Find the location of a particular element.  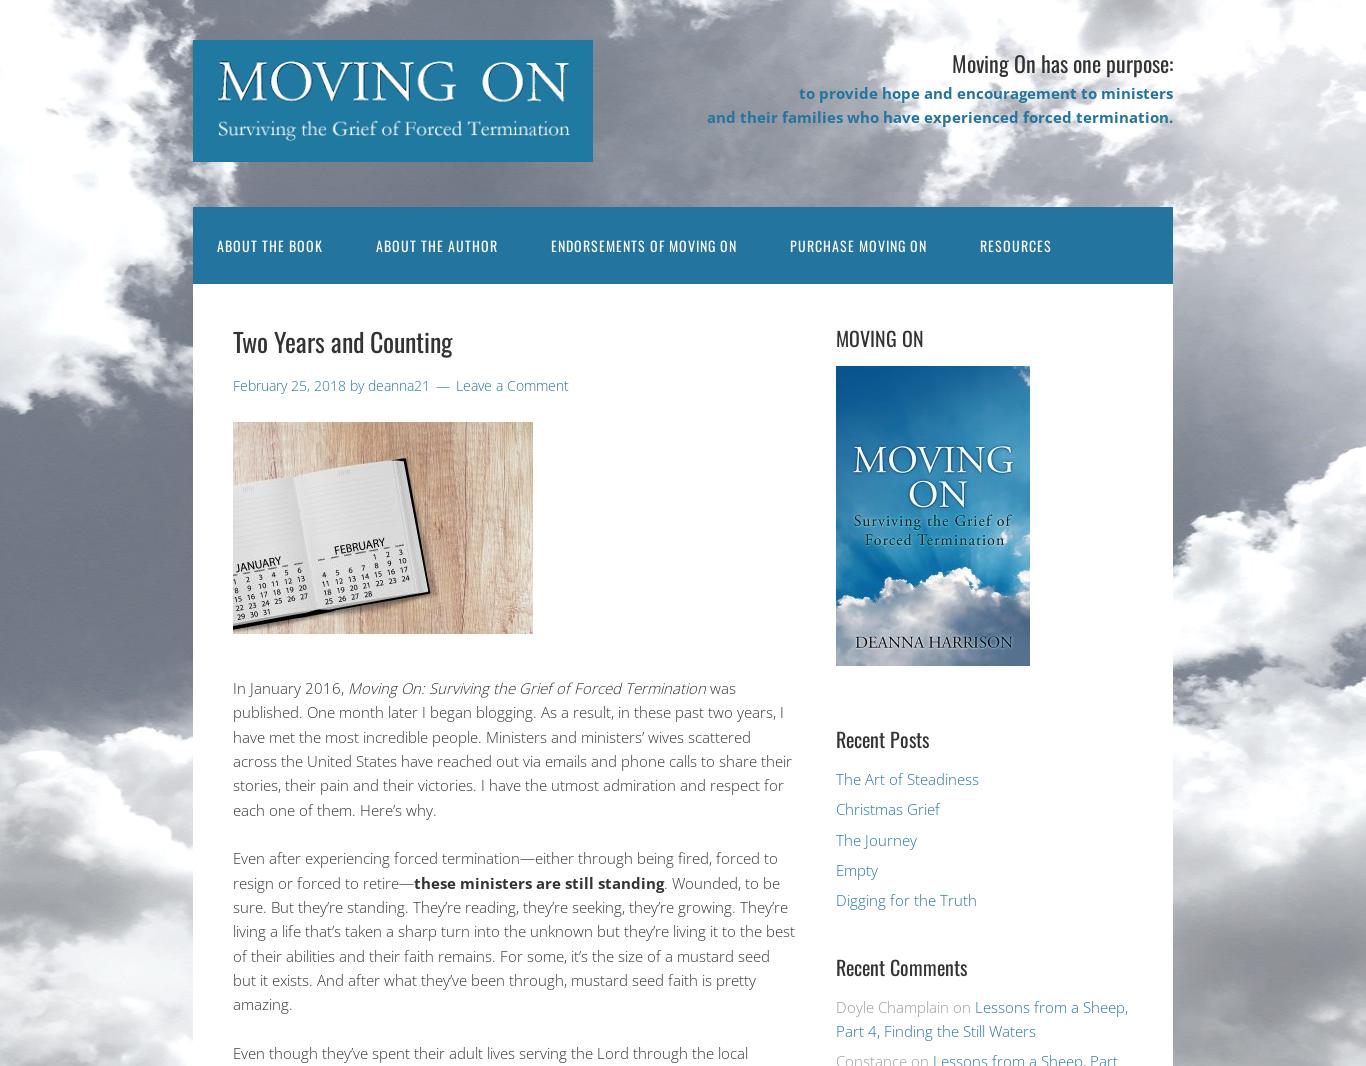

'Purchase Moving On' is located at coordinates (857, 244).